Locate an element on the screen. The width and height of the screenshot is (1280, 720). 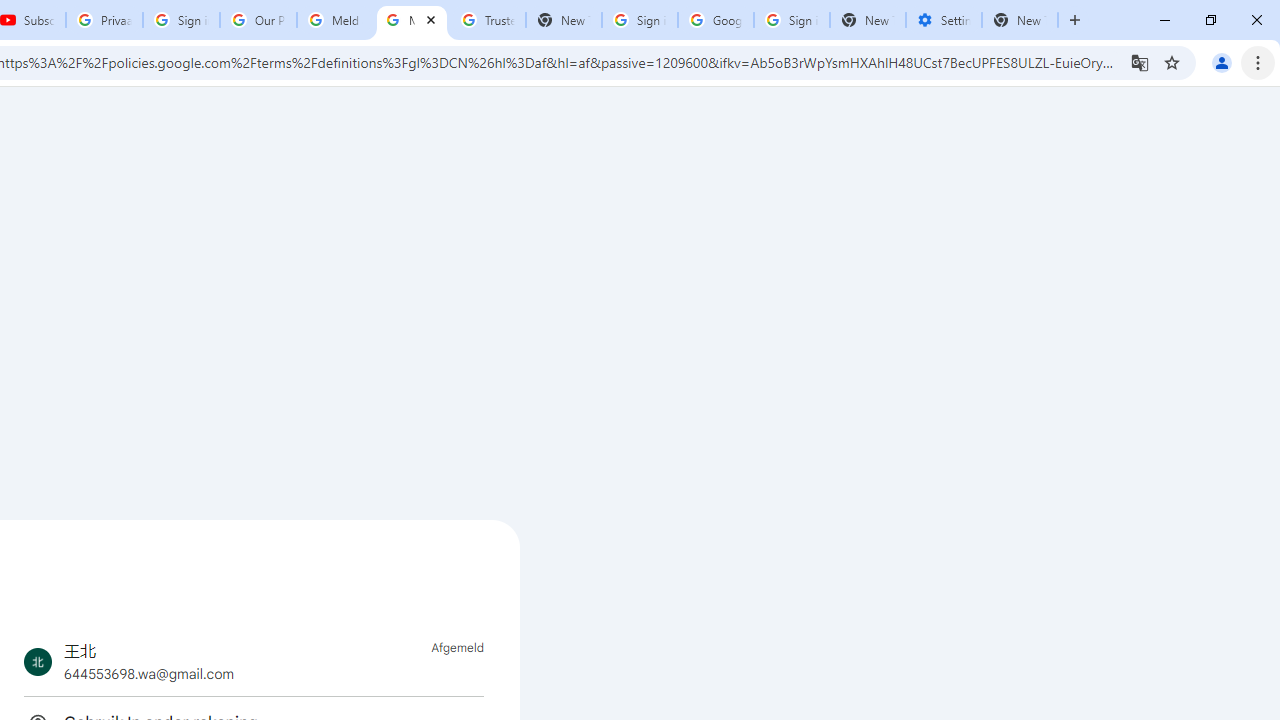
'Translate this page' is located at coordinates (1139, 61).